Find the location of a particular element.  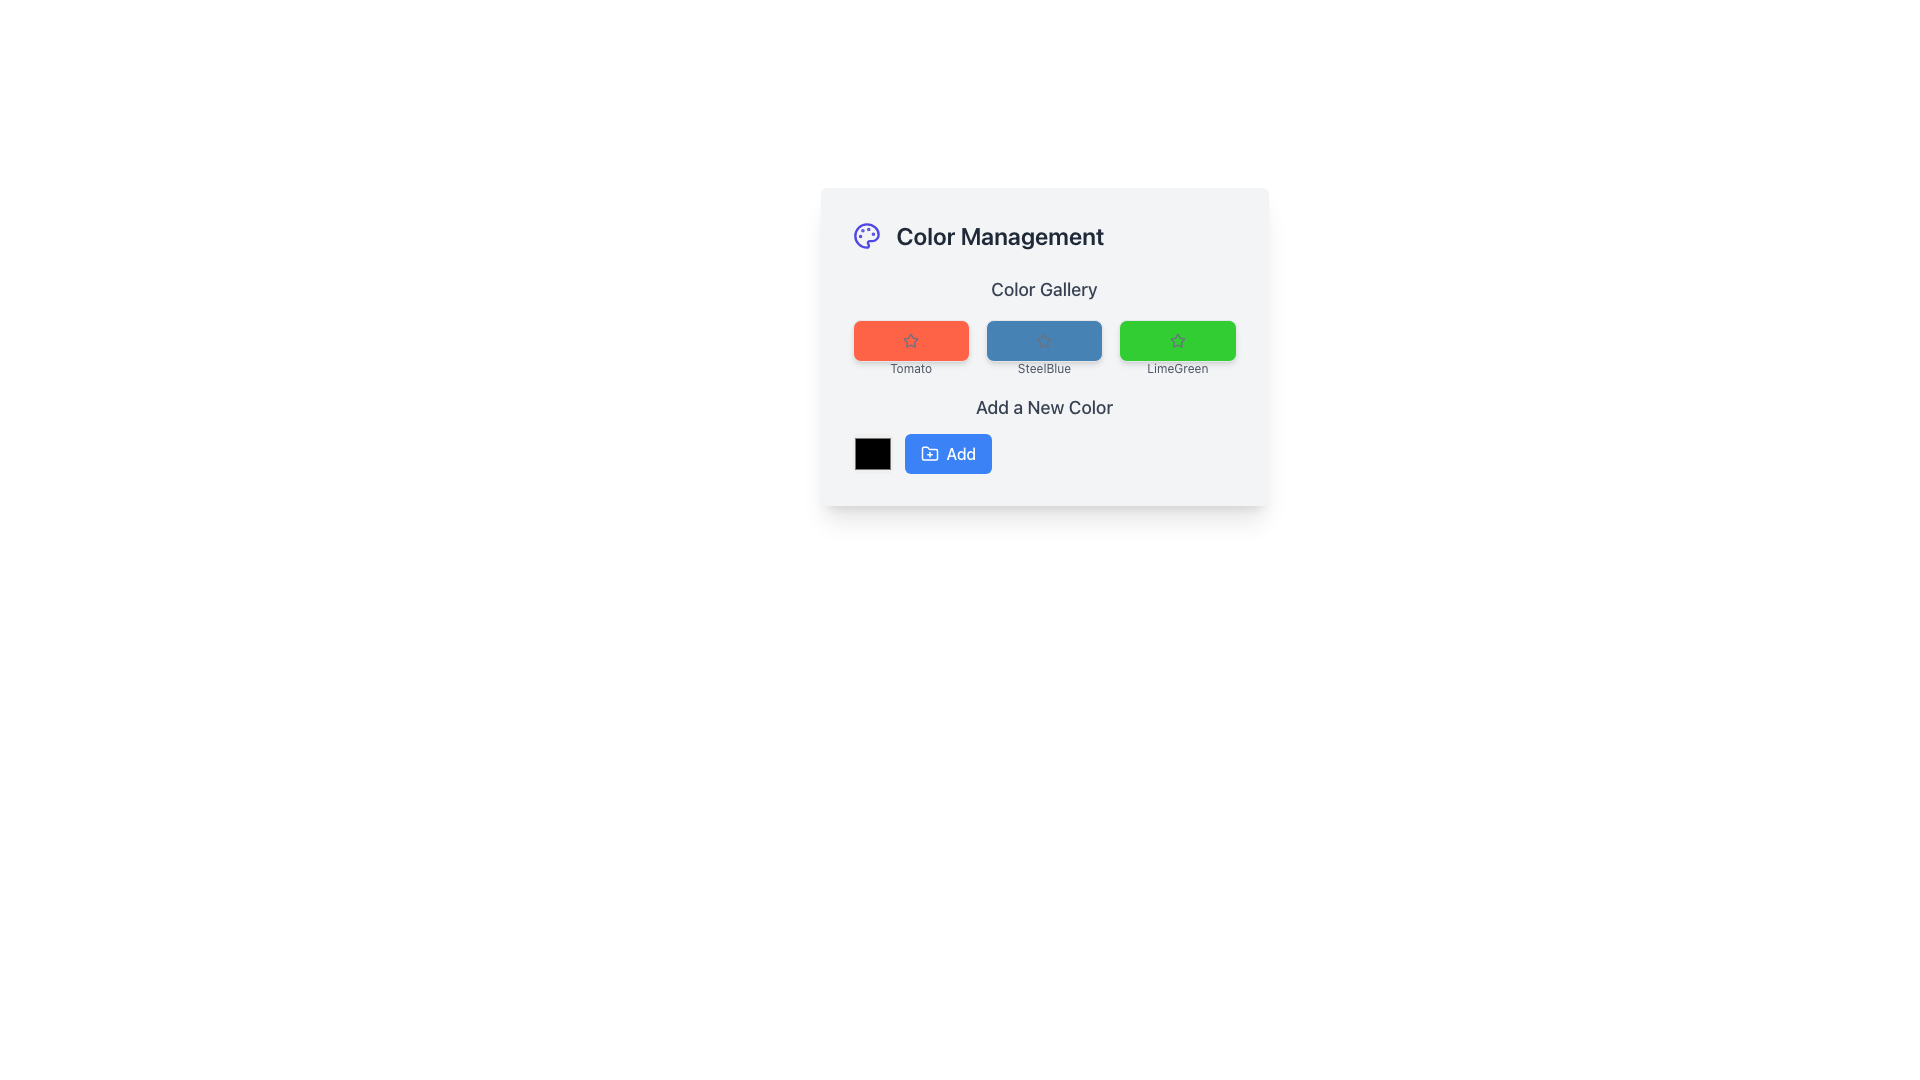

the header text indicating the purpose of the section for adding a new color, located above the color picker and 'Add' button is located at coordinates (1043, 407).